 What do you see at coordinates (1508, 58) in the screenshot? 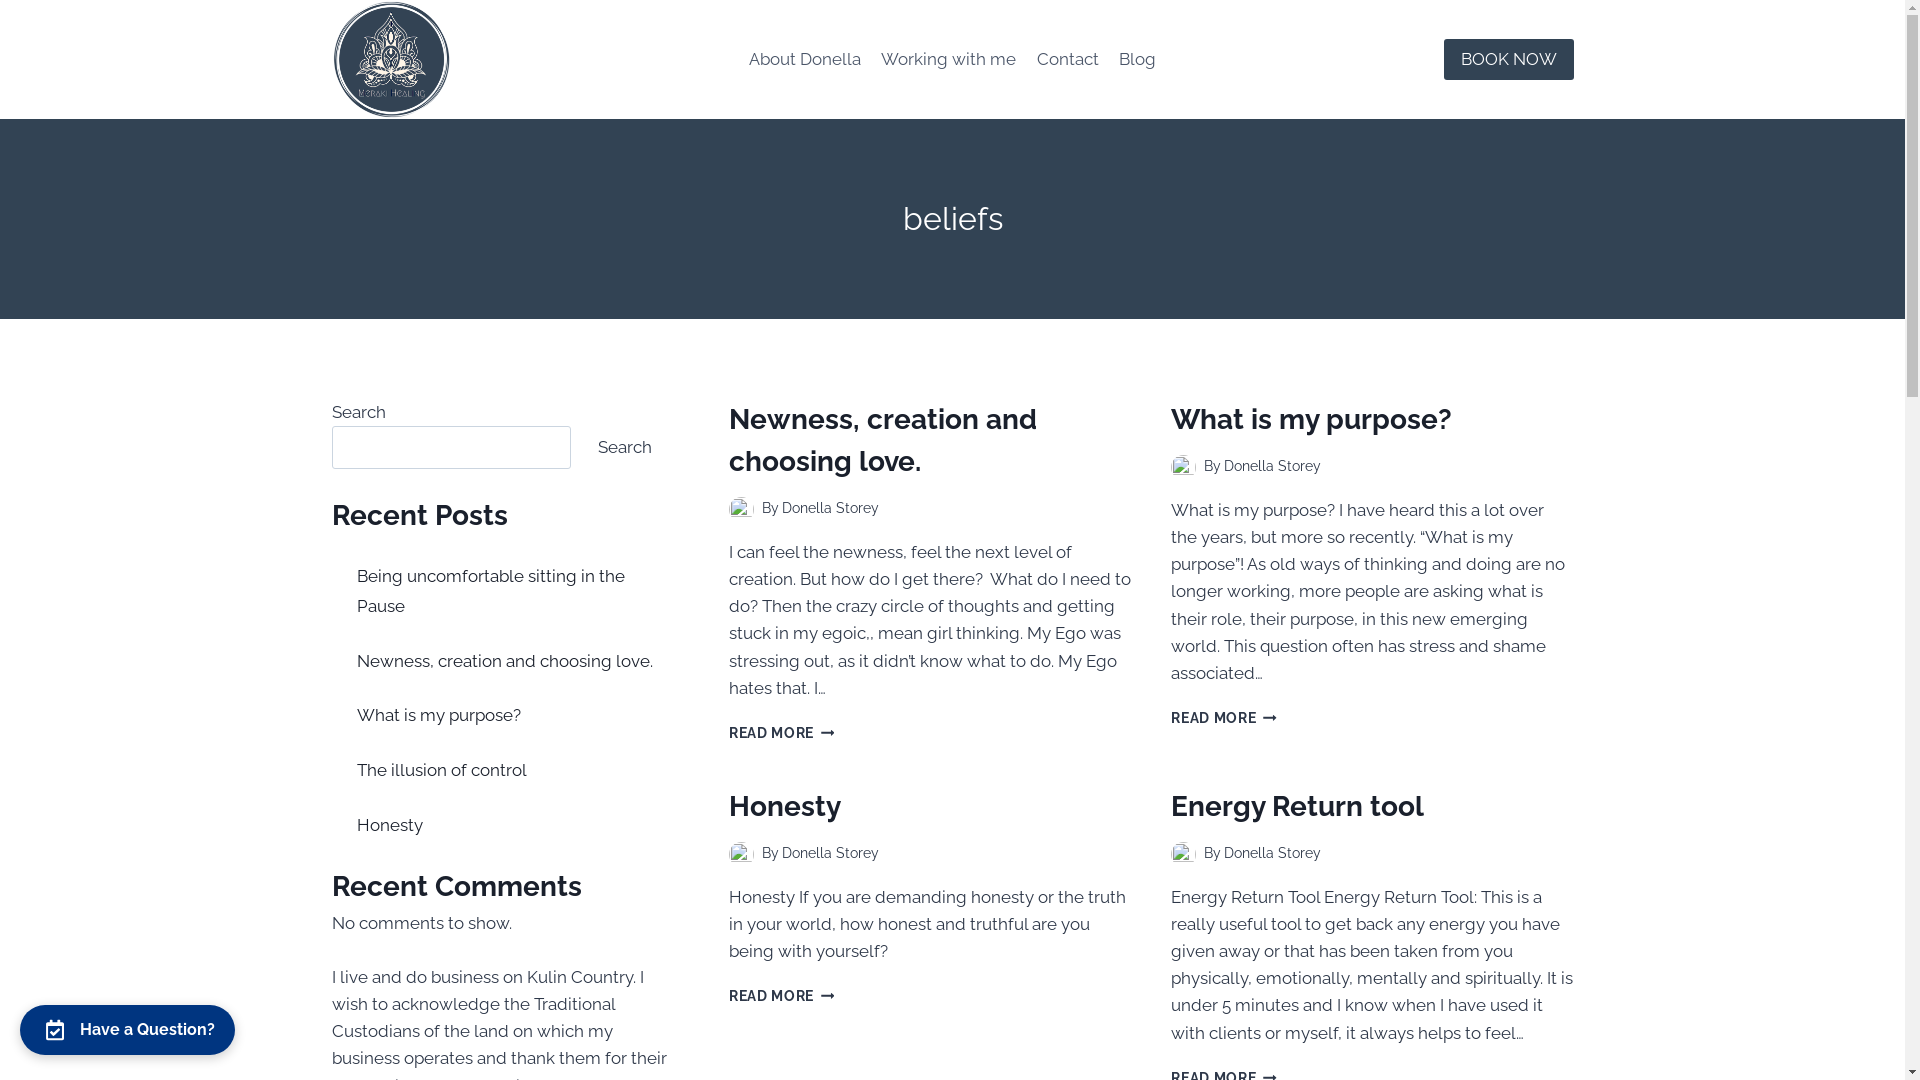
I see `'BOOK NOW'` at bounding box center [1508, 58].